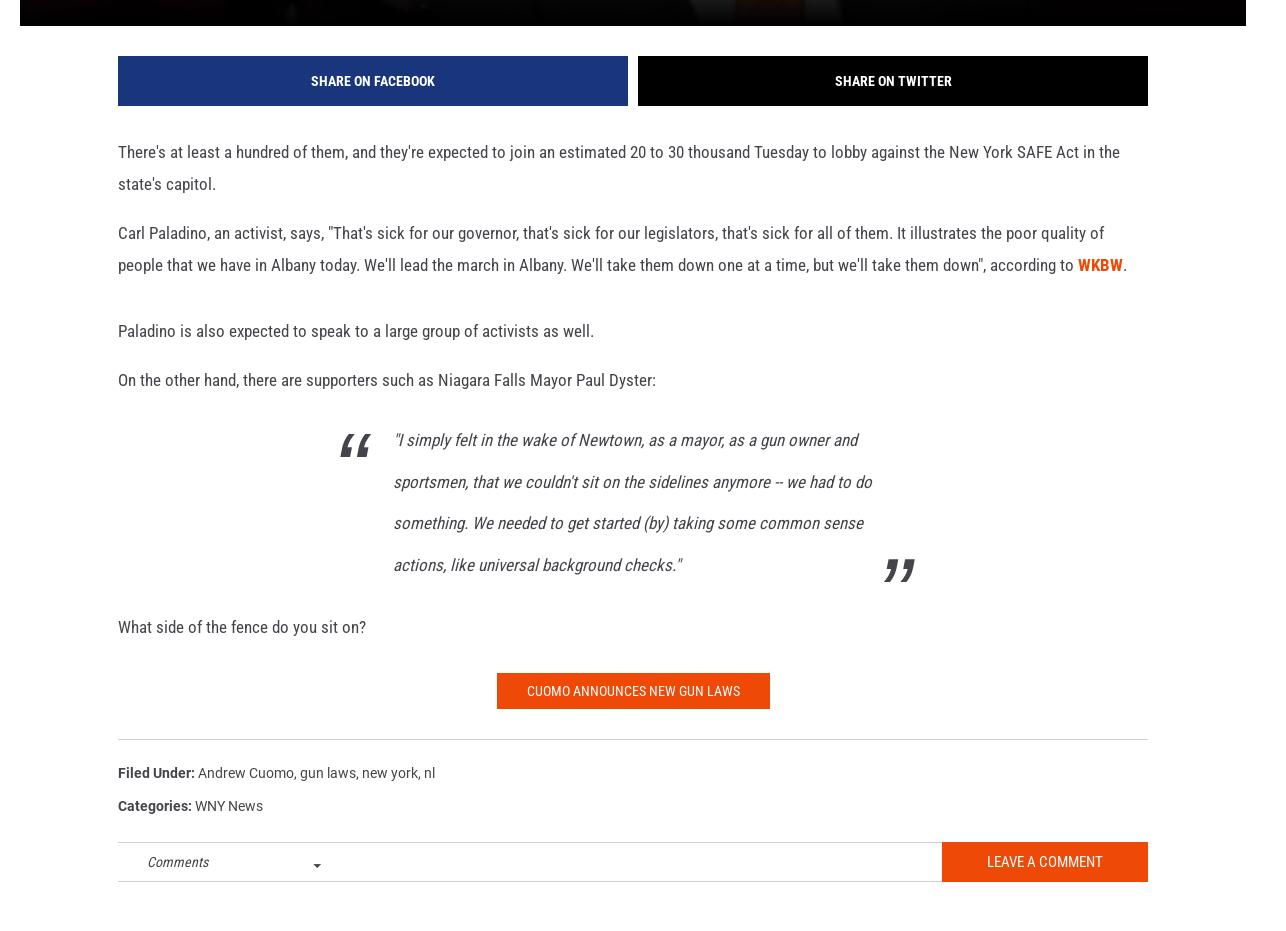 This screenshot has height=931, width=1286. Describe the element at coordinates (229, 835) in the screenshot. I see `'WNY News'` at that location.